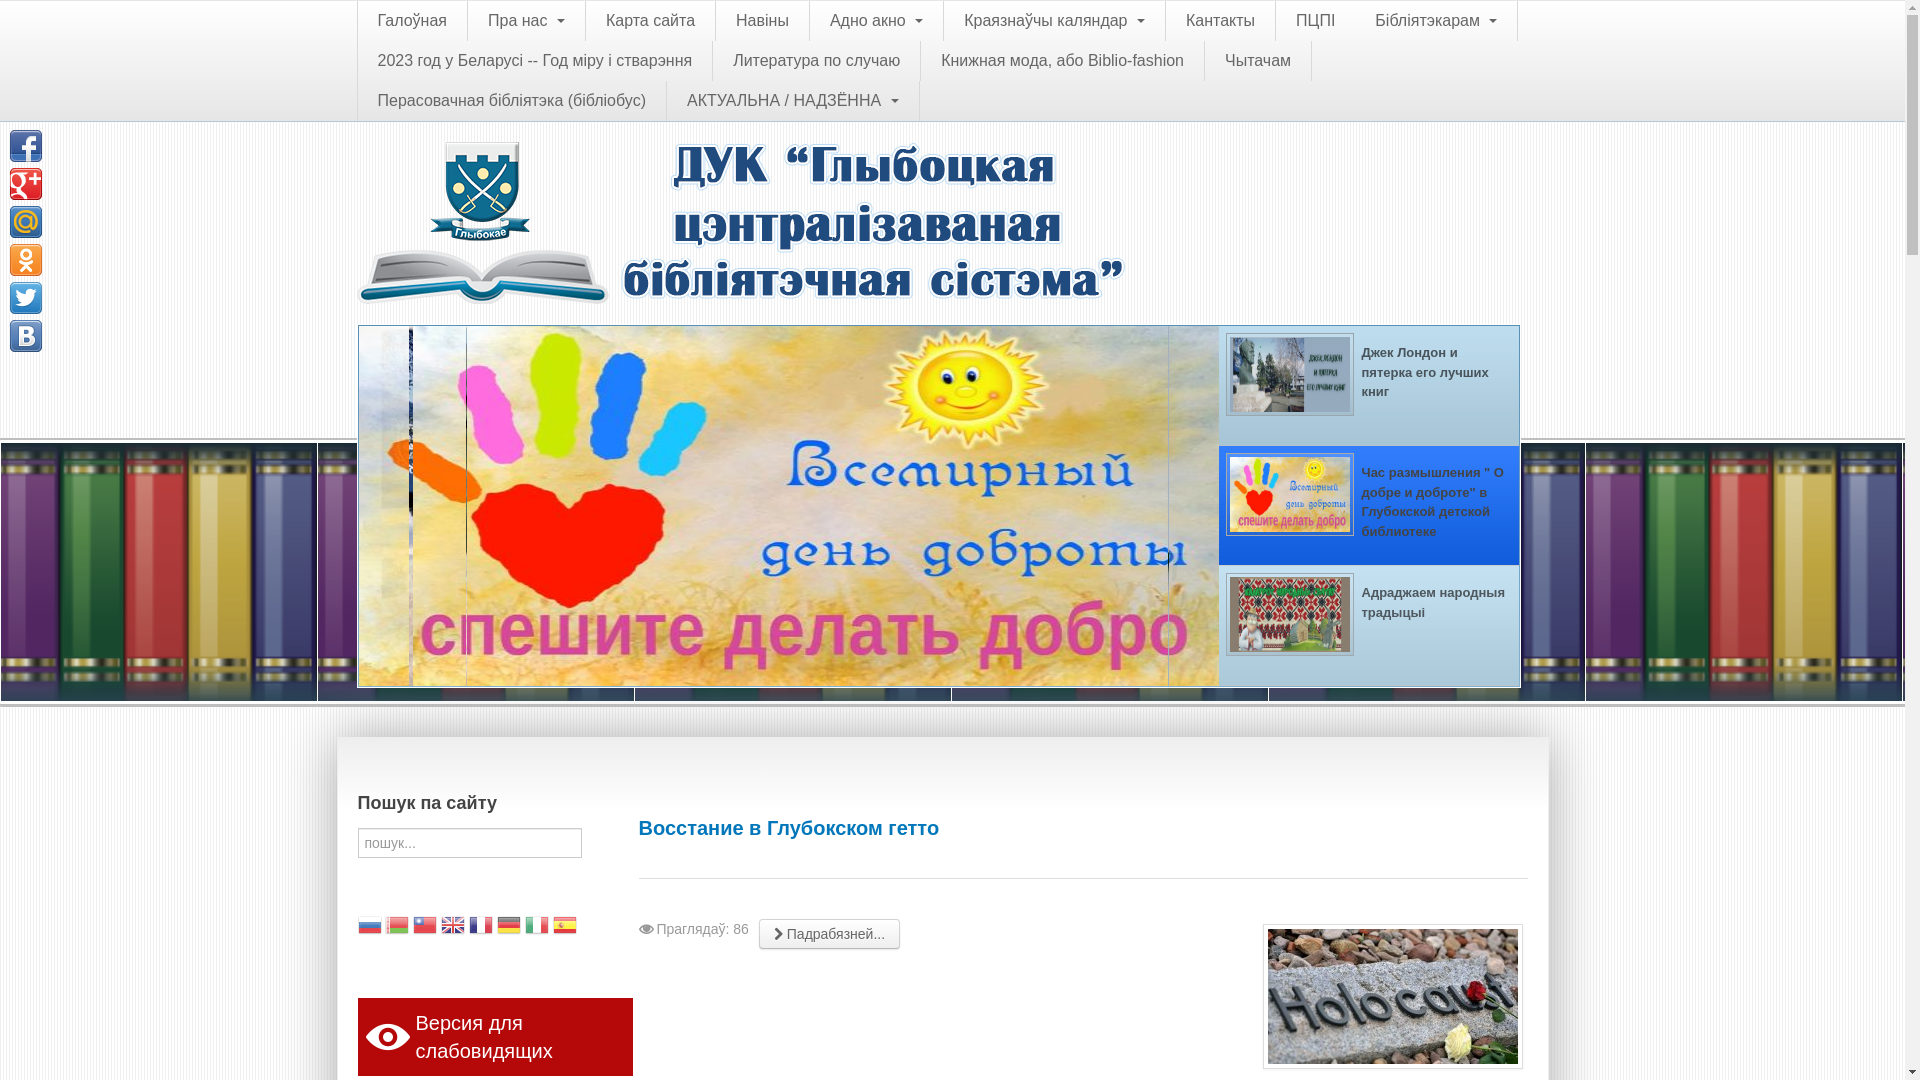 This screenshot has width=1920, height=1080. What do you see at coordinates (564, 927) in the screenshot?
I see `'Spanish'` at bounding box center [564, 927].